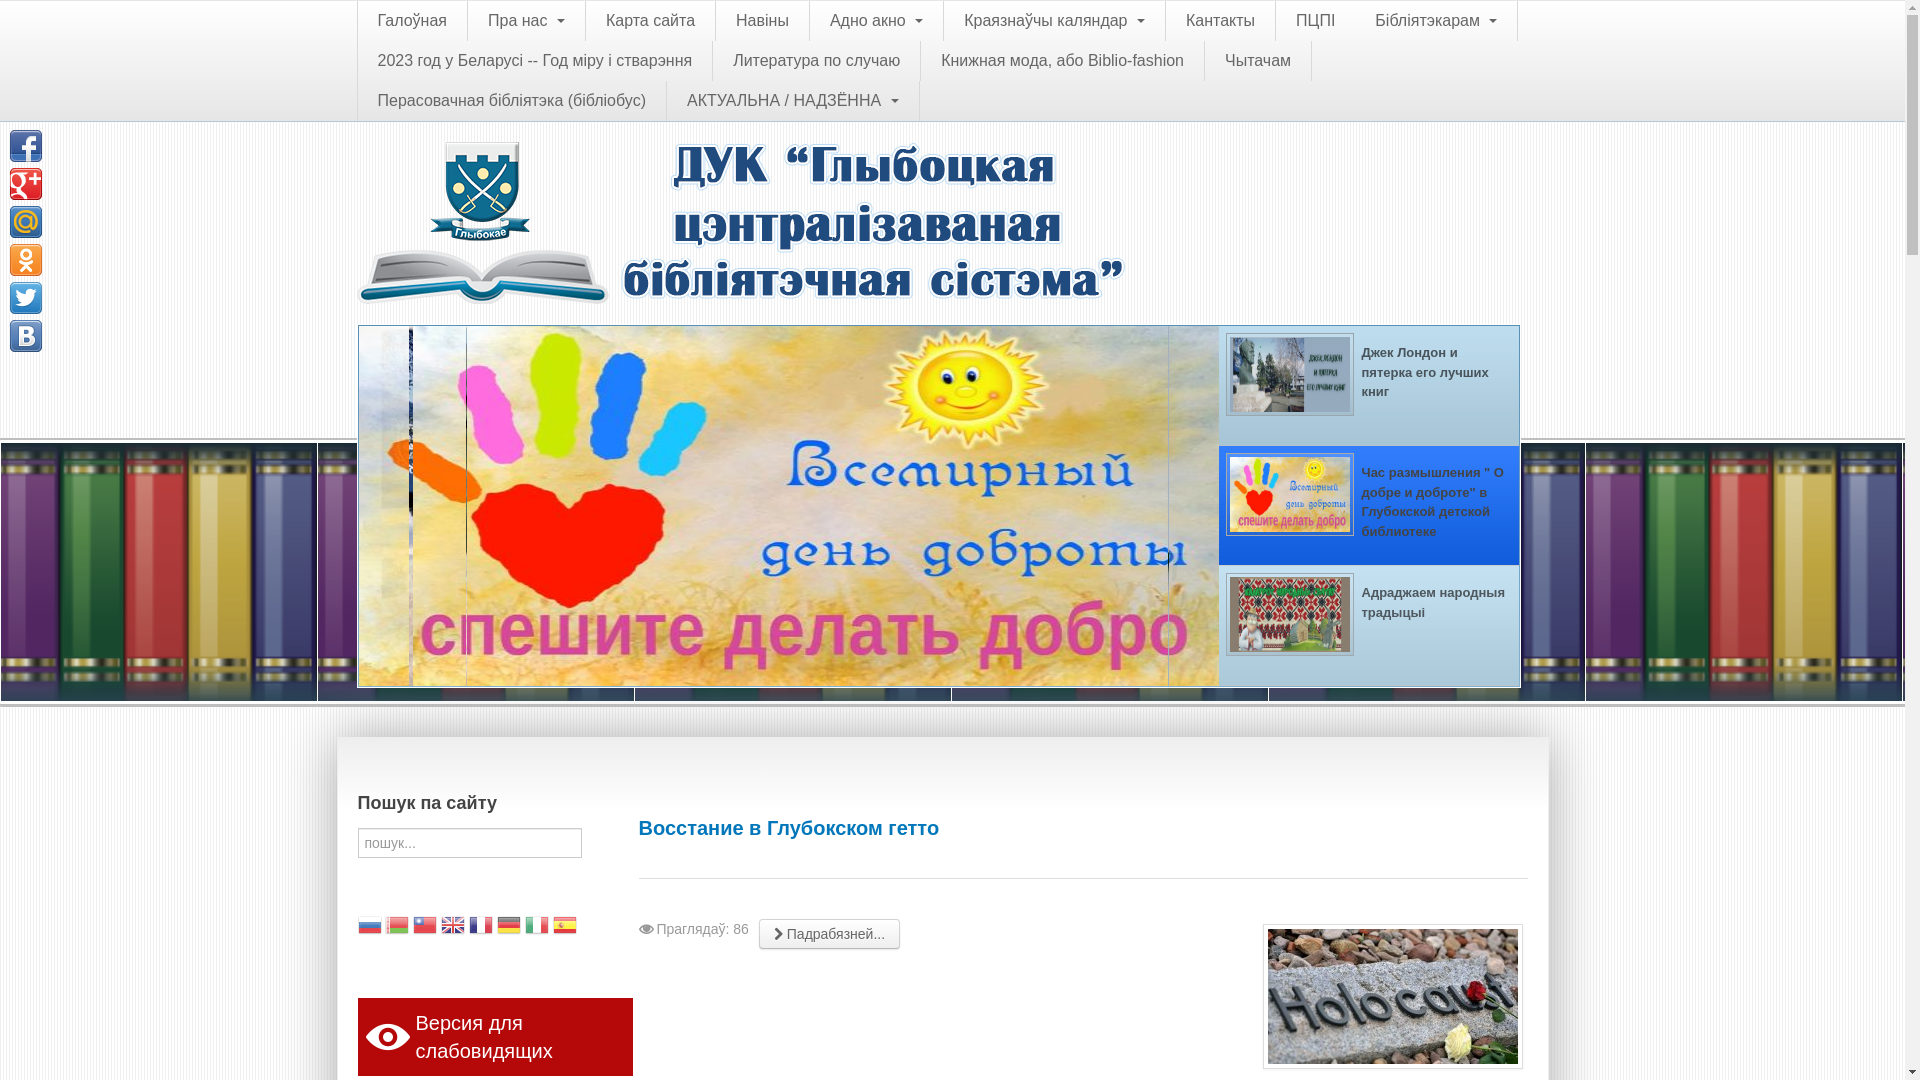 This screenshot has width=1920, height=1080. What do you see at coordinates (564, 927) in the screenshot?
I see `'Spanish'` at bounding box center [564, 927].